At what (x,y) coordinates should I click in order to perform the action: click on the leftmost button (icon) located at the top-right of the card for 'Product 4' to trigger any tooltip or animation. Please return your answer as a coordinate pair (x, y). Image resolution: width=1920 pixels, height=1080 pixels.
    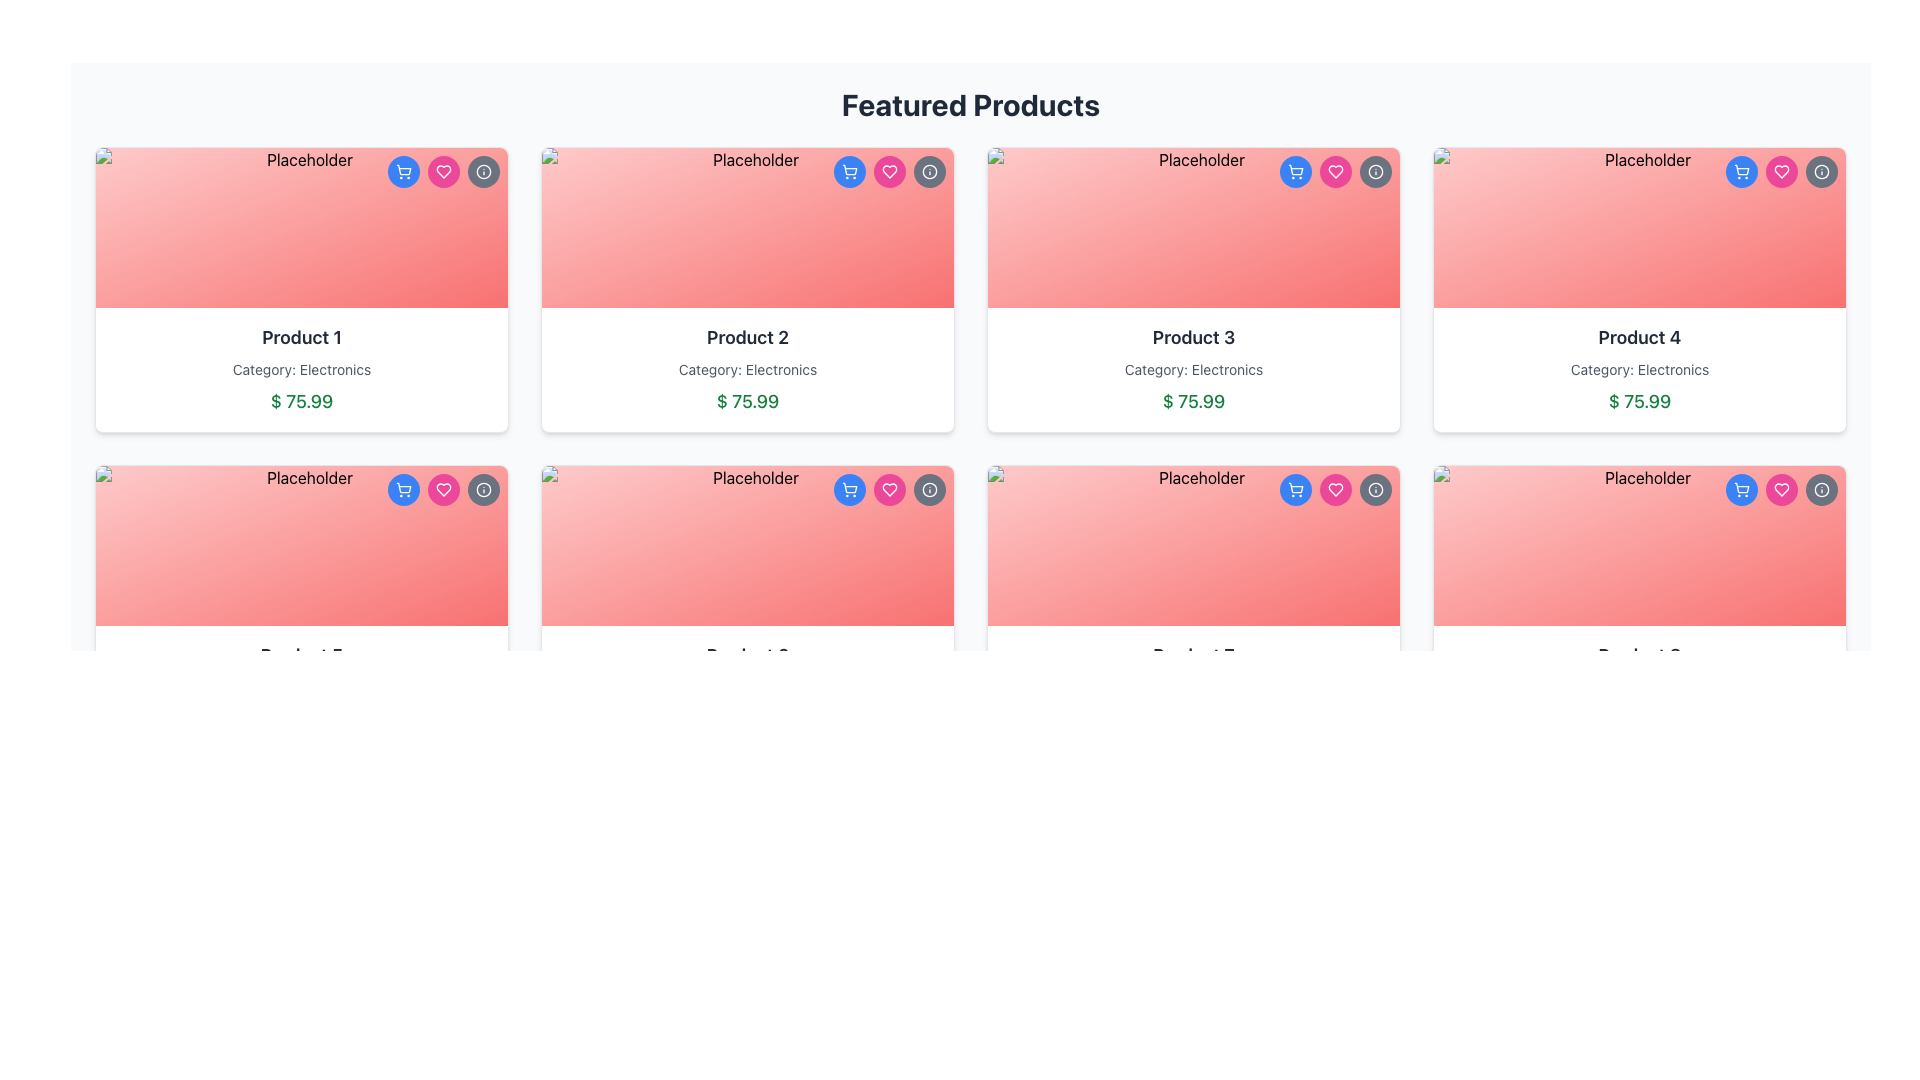
    Looking at the image, I should click on (1741, 171).